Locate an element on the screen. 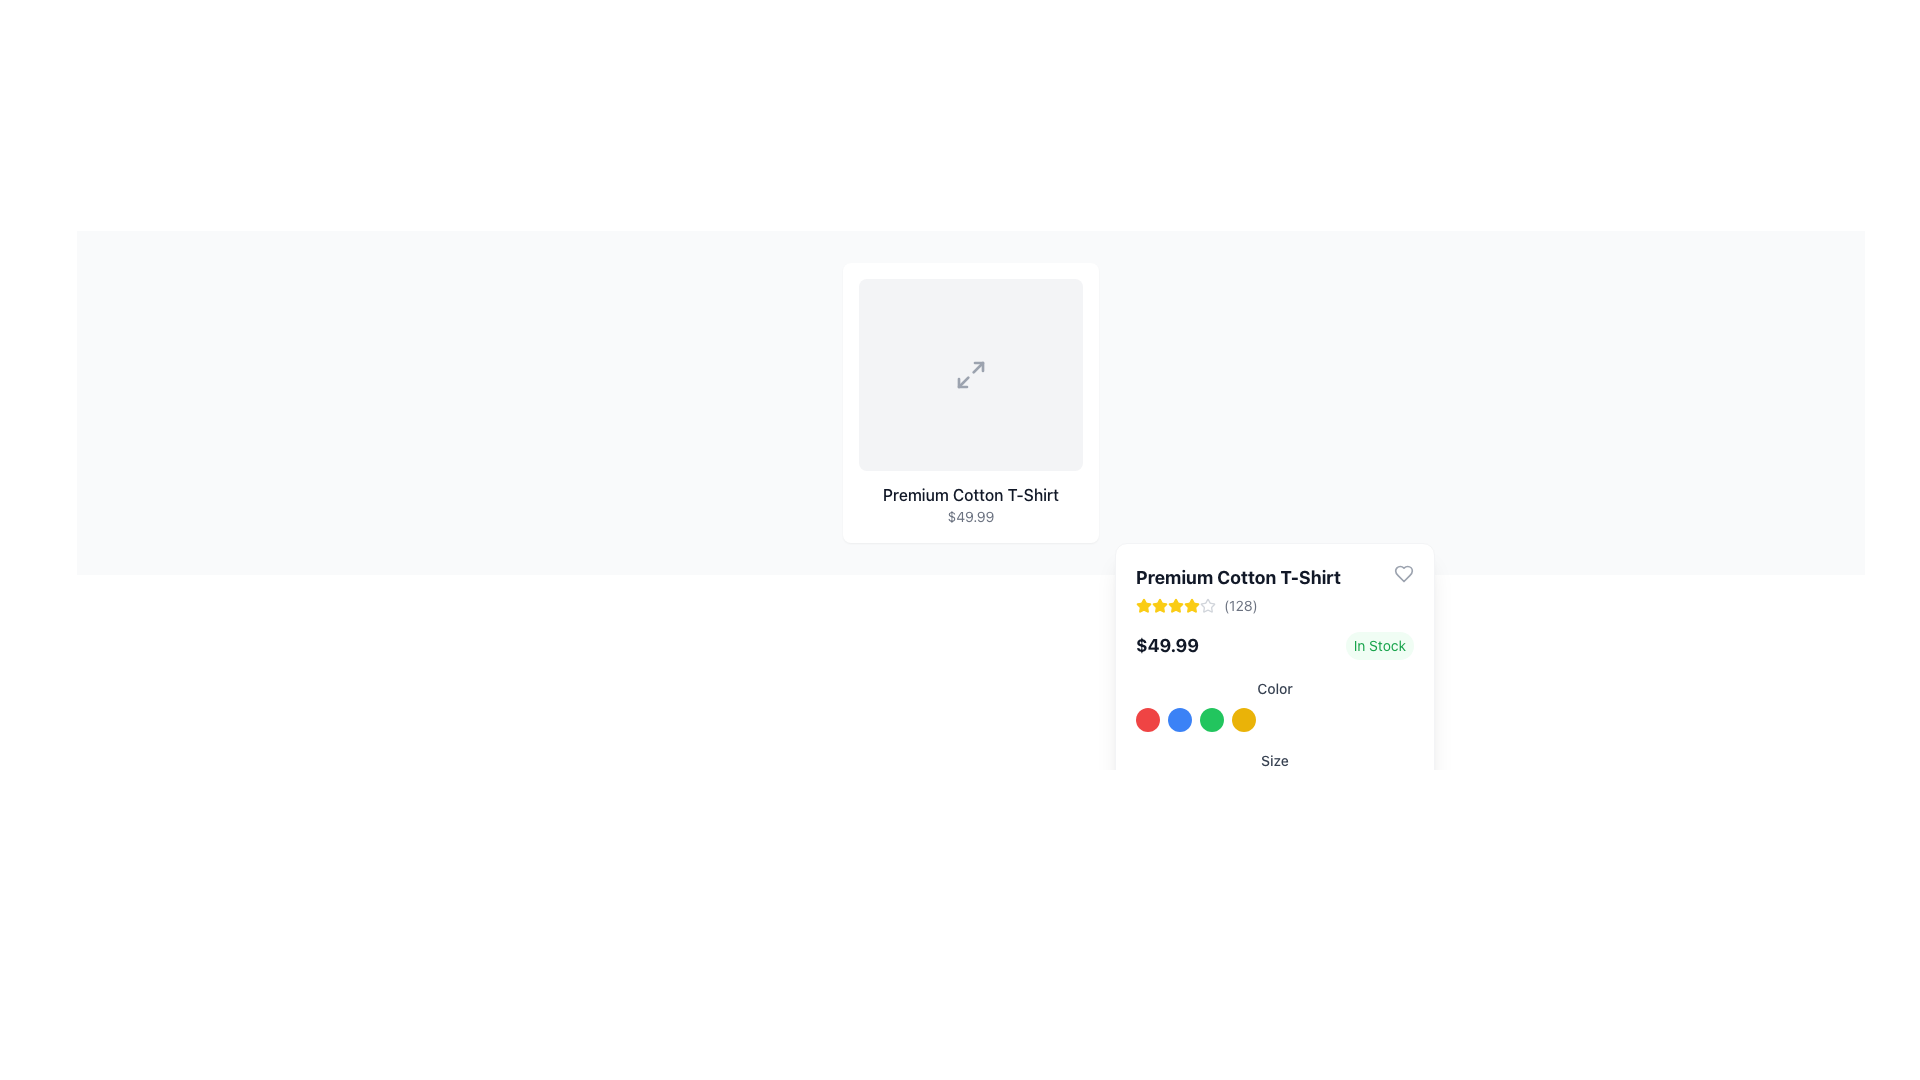 The width and height of the screenshot is (1920, 1080). the heart icon outlined in gray at the top right corner of the product information card is located at coordinates (1402, 574).